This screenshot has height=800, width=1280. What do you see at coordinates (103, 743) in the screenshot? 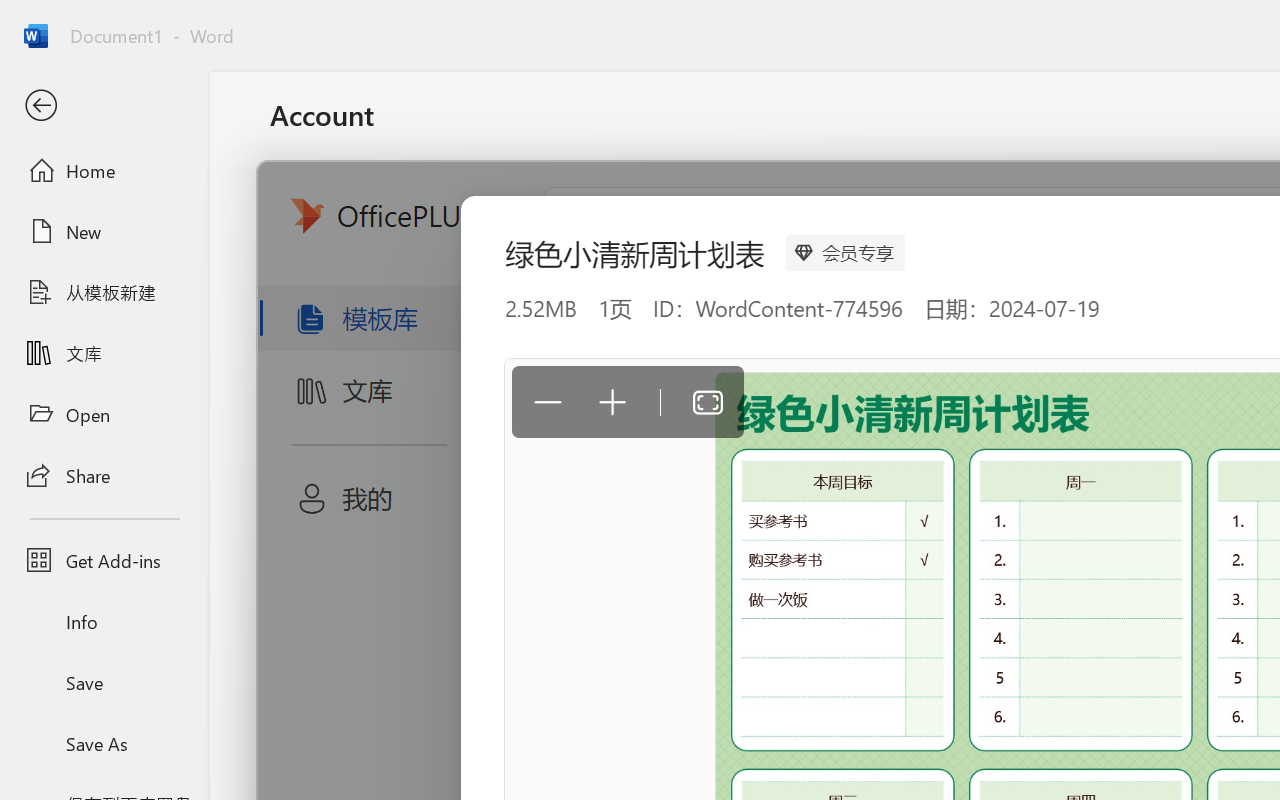
I see `'Save As'` at bounding box center [103, 743].